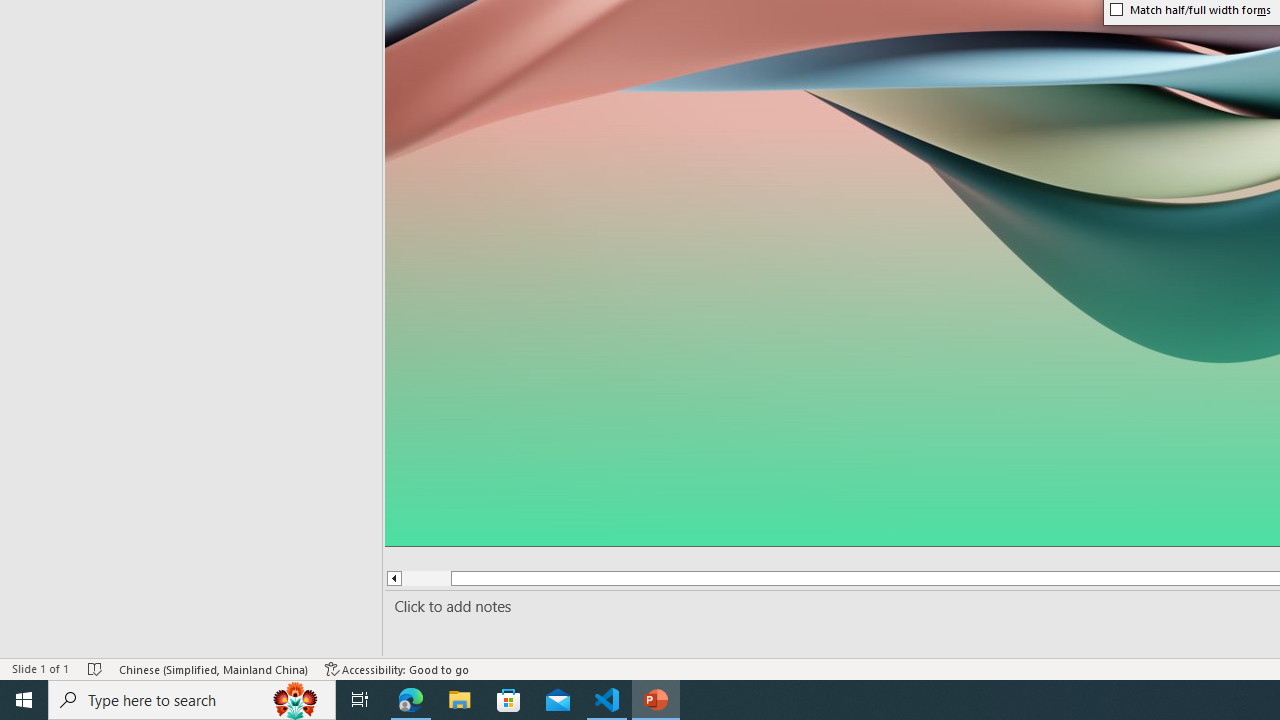  What do you see at coordinates (359, 698) in the screenshot?
I see `'Task View'` at bounding box center [359, 698].